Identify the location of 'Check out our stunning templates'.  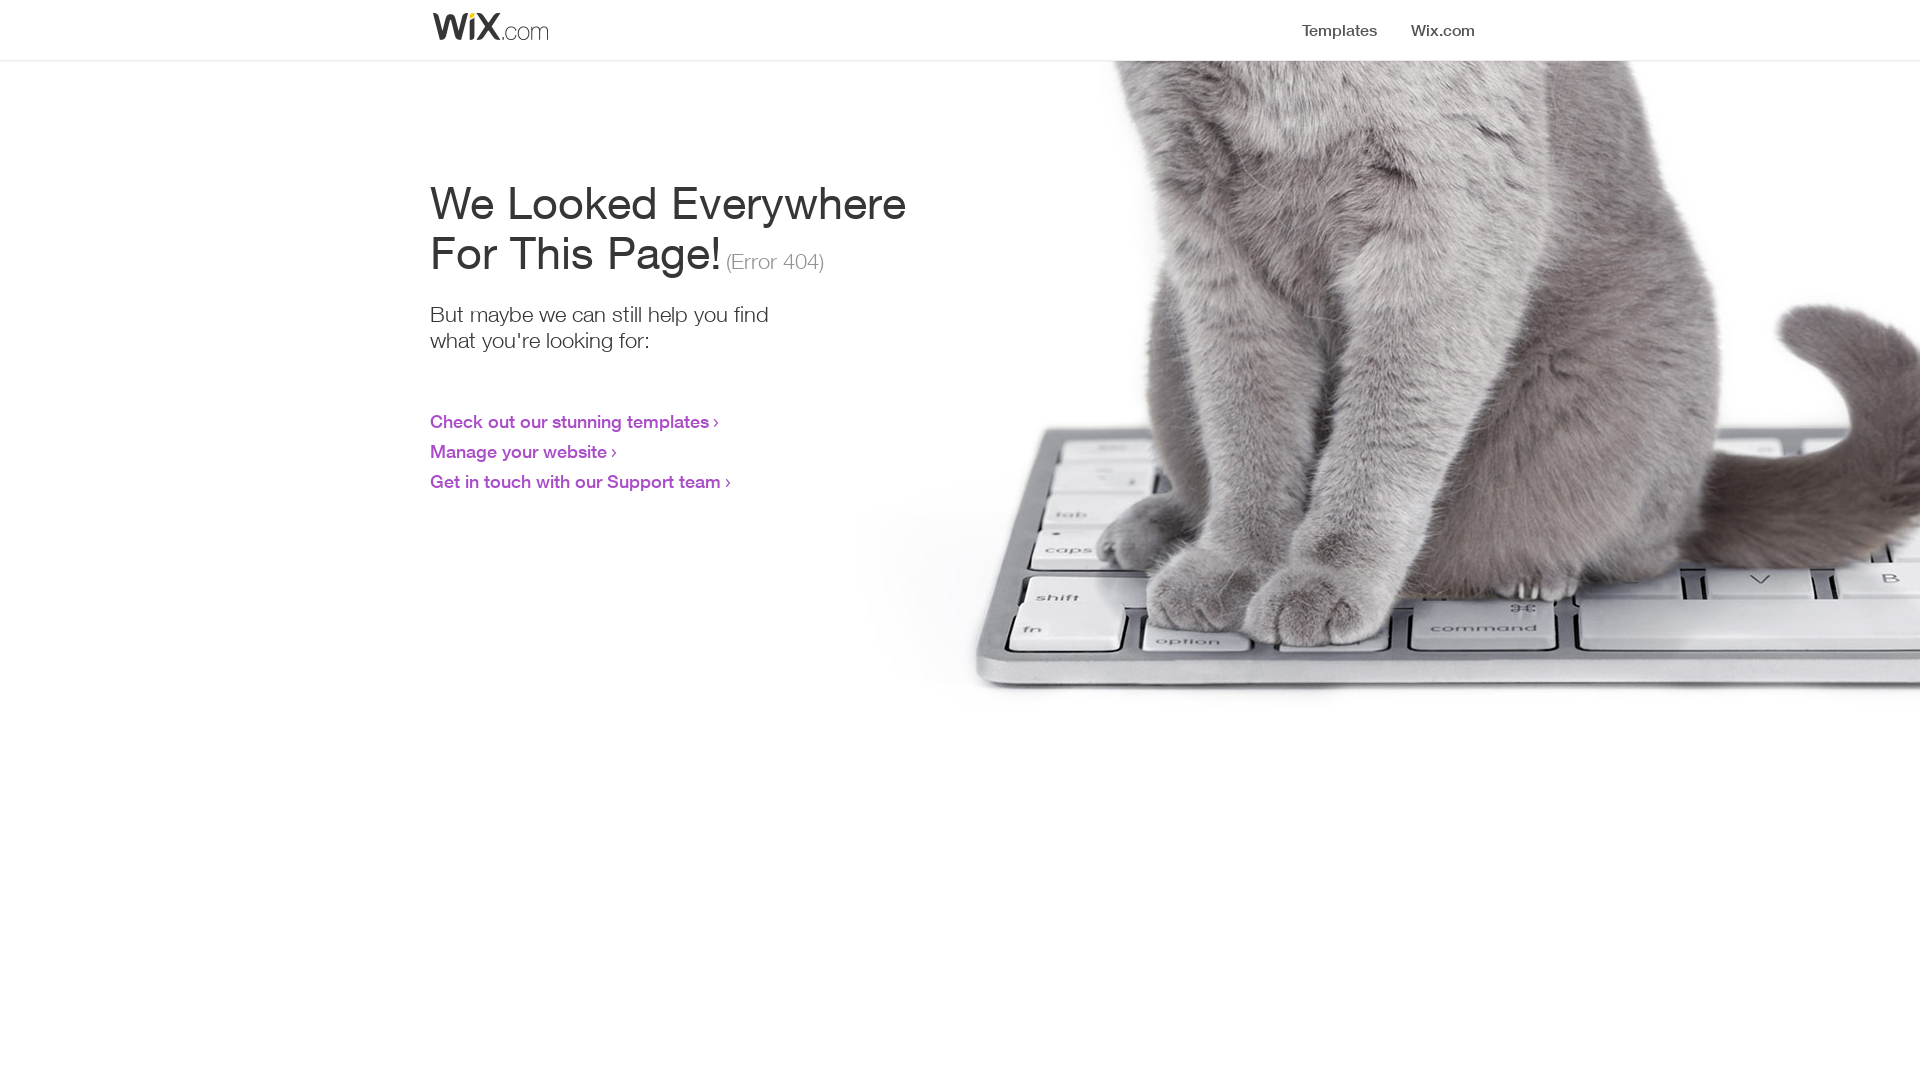
(568, 419).